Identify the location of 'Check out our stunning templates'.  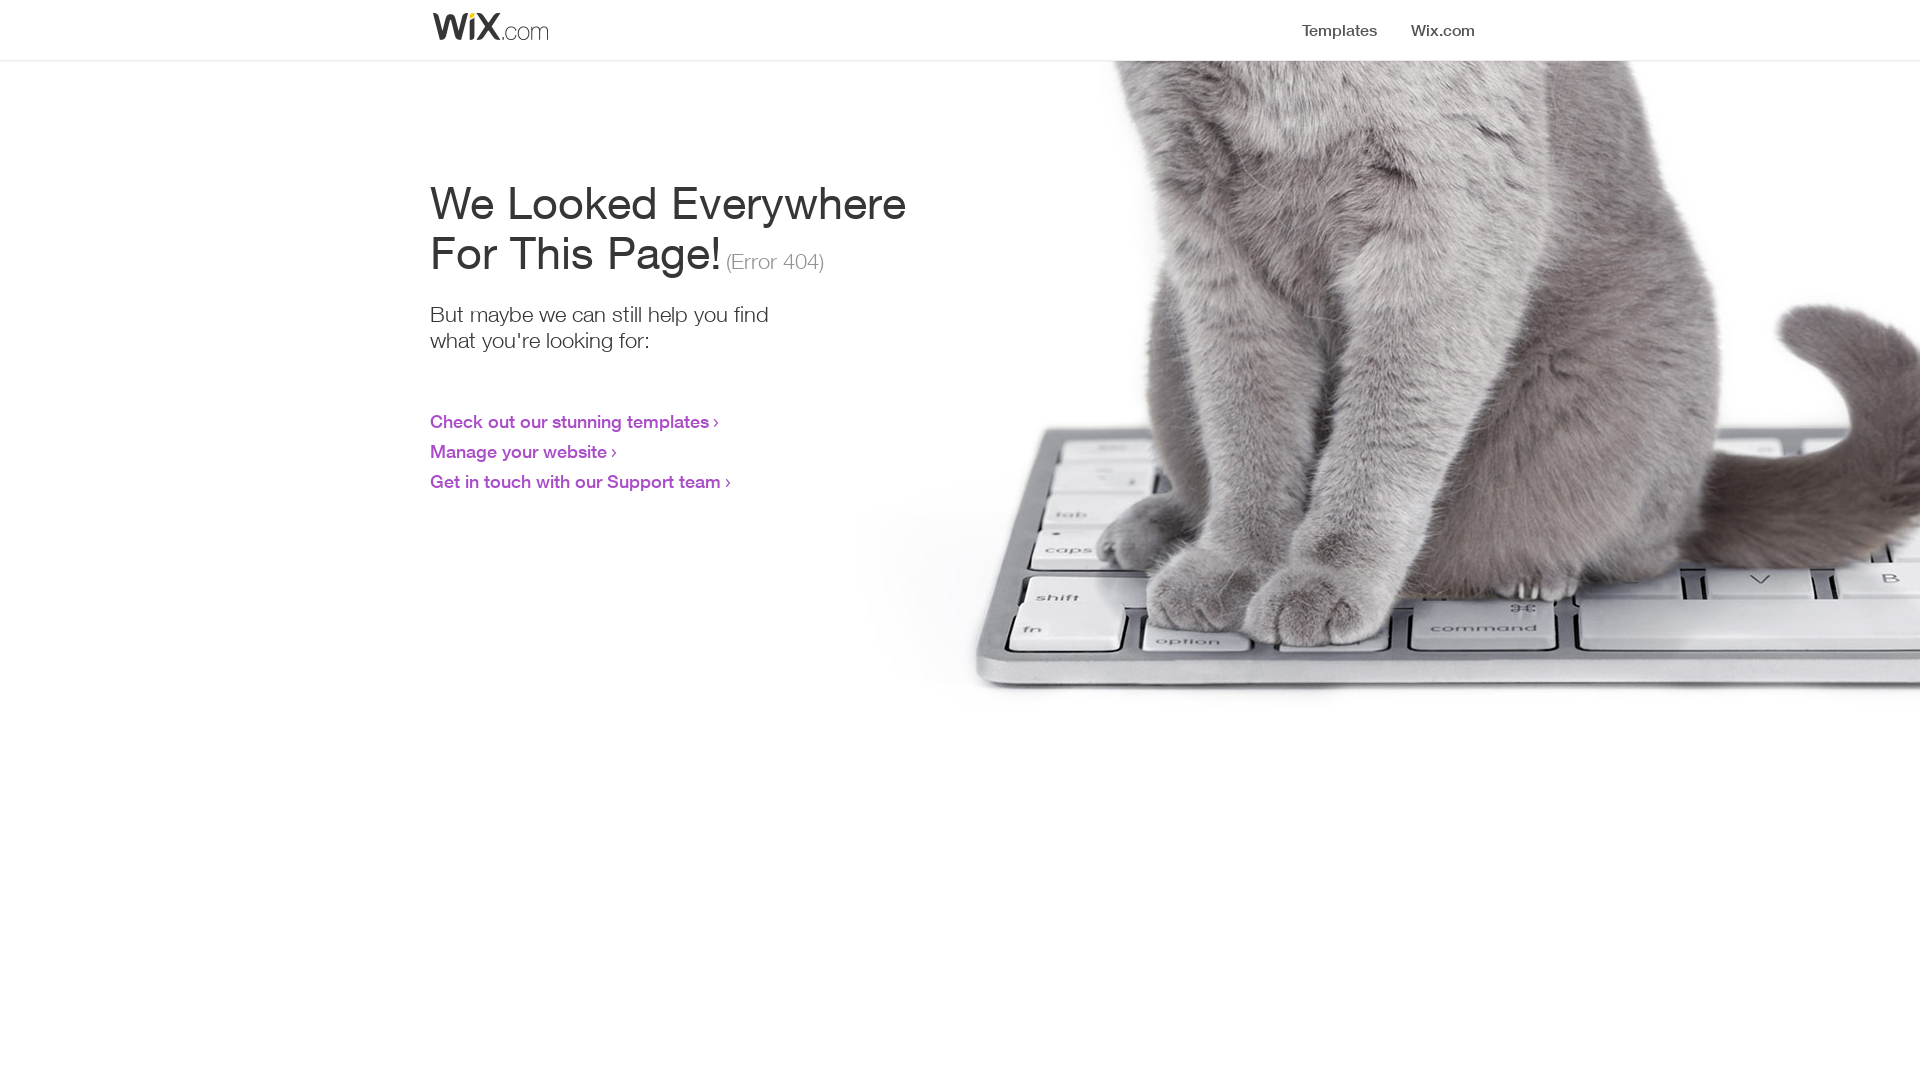
(568, 419).